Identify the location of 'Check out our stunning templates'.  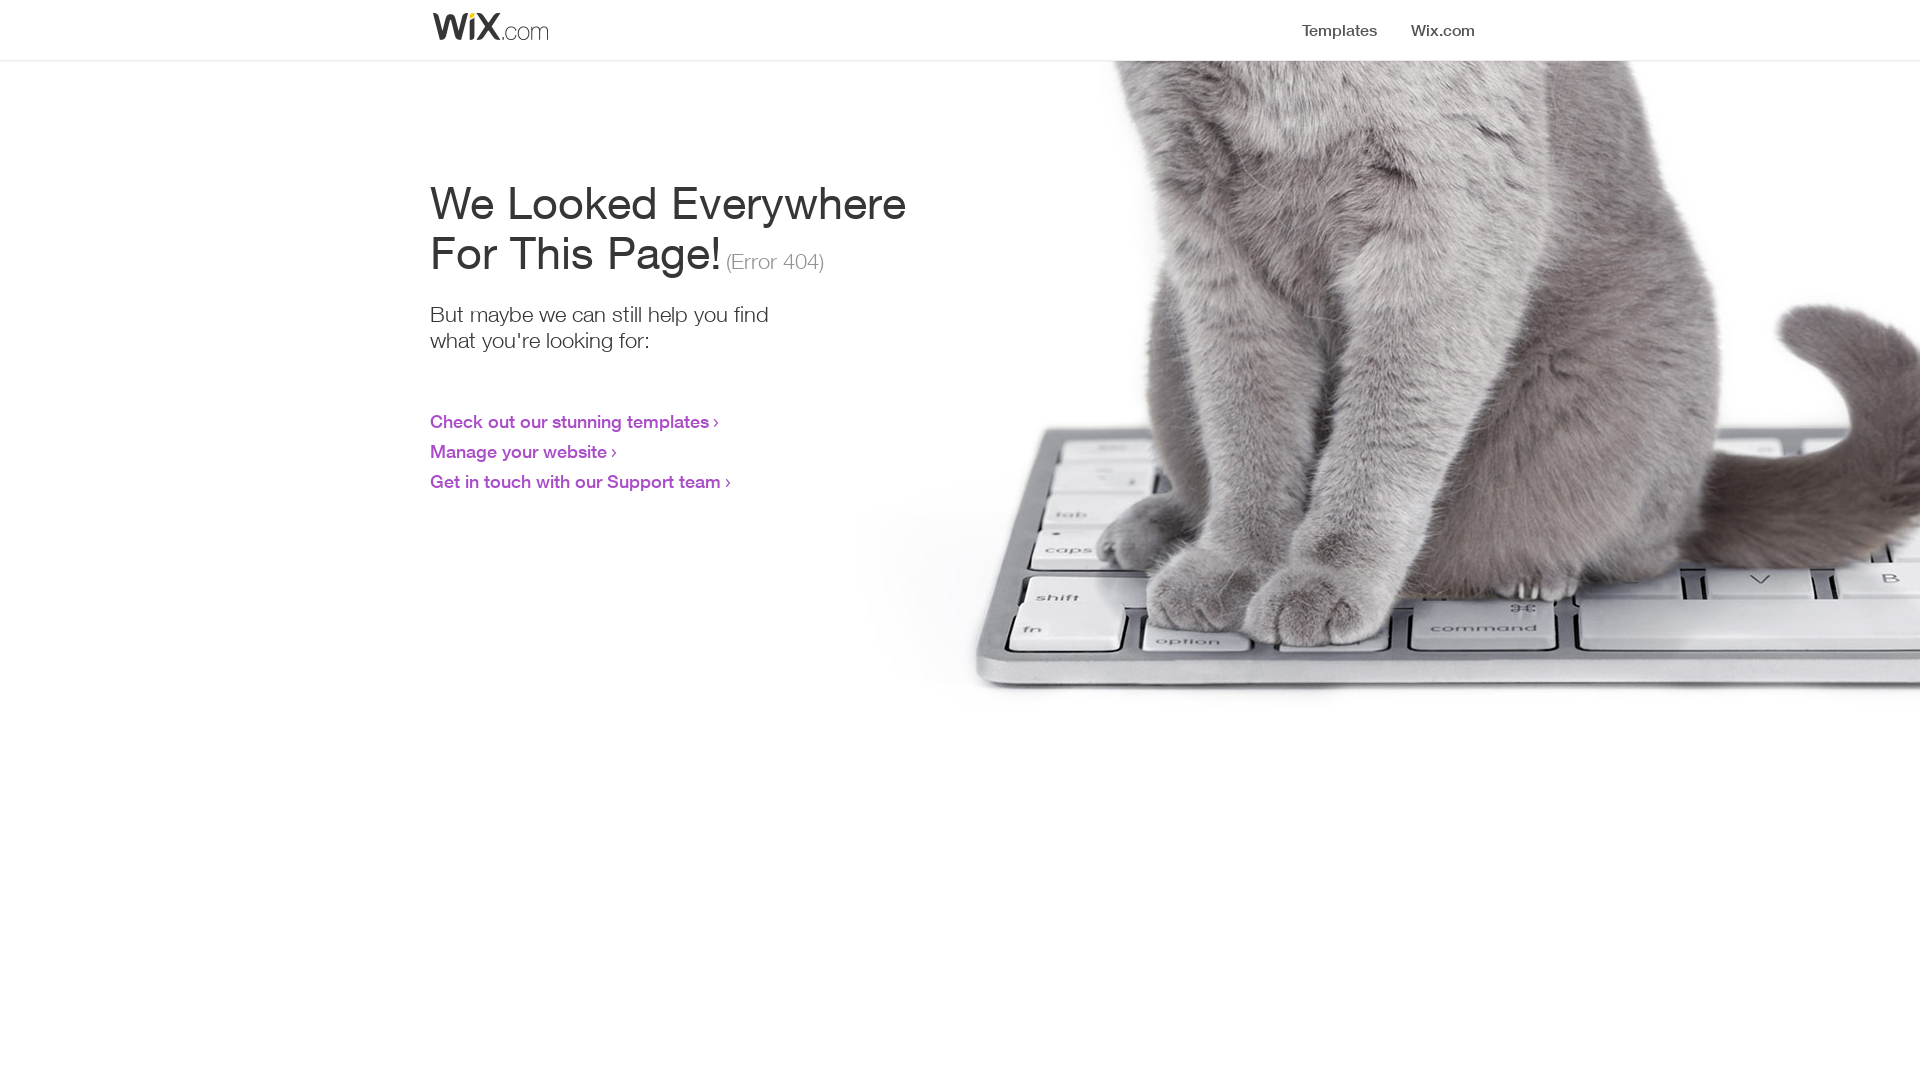
(568, 419).